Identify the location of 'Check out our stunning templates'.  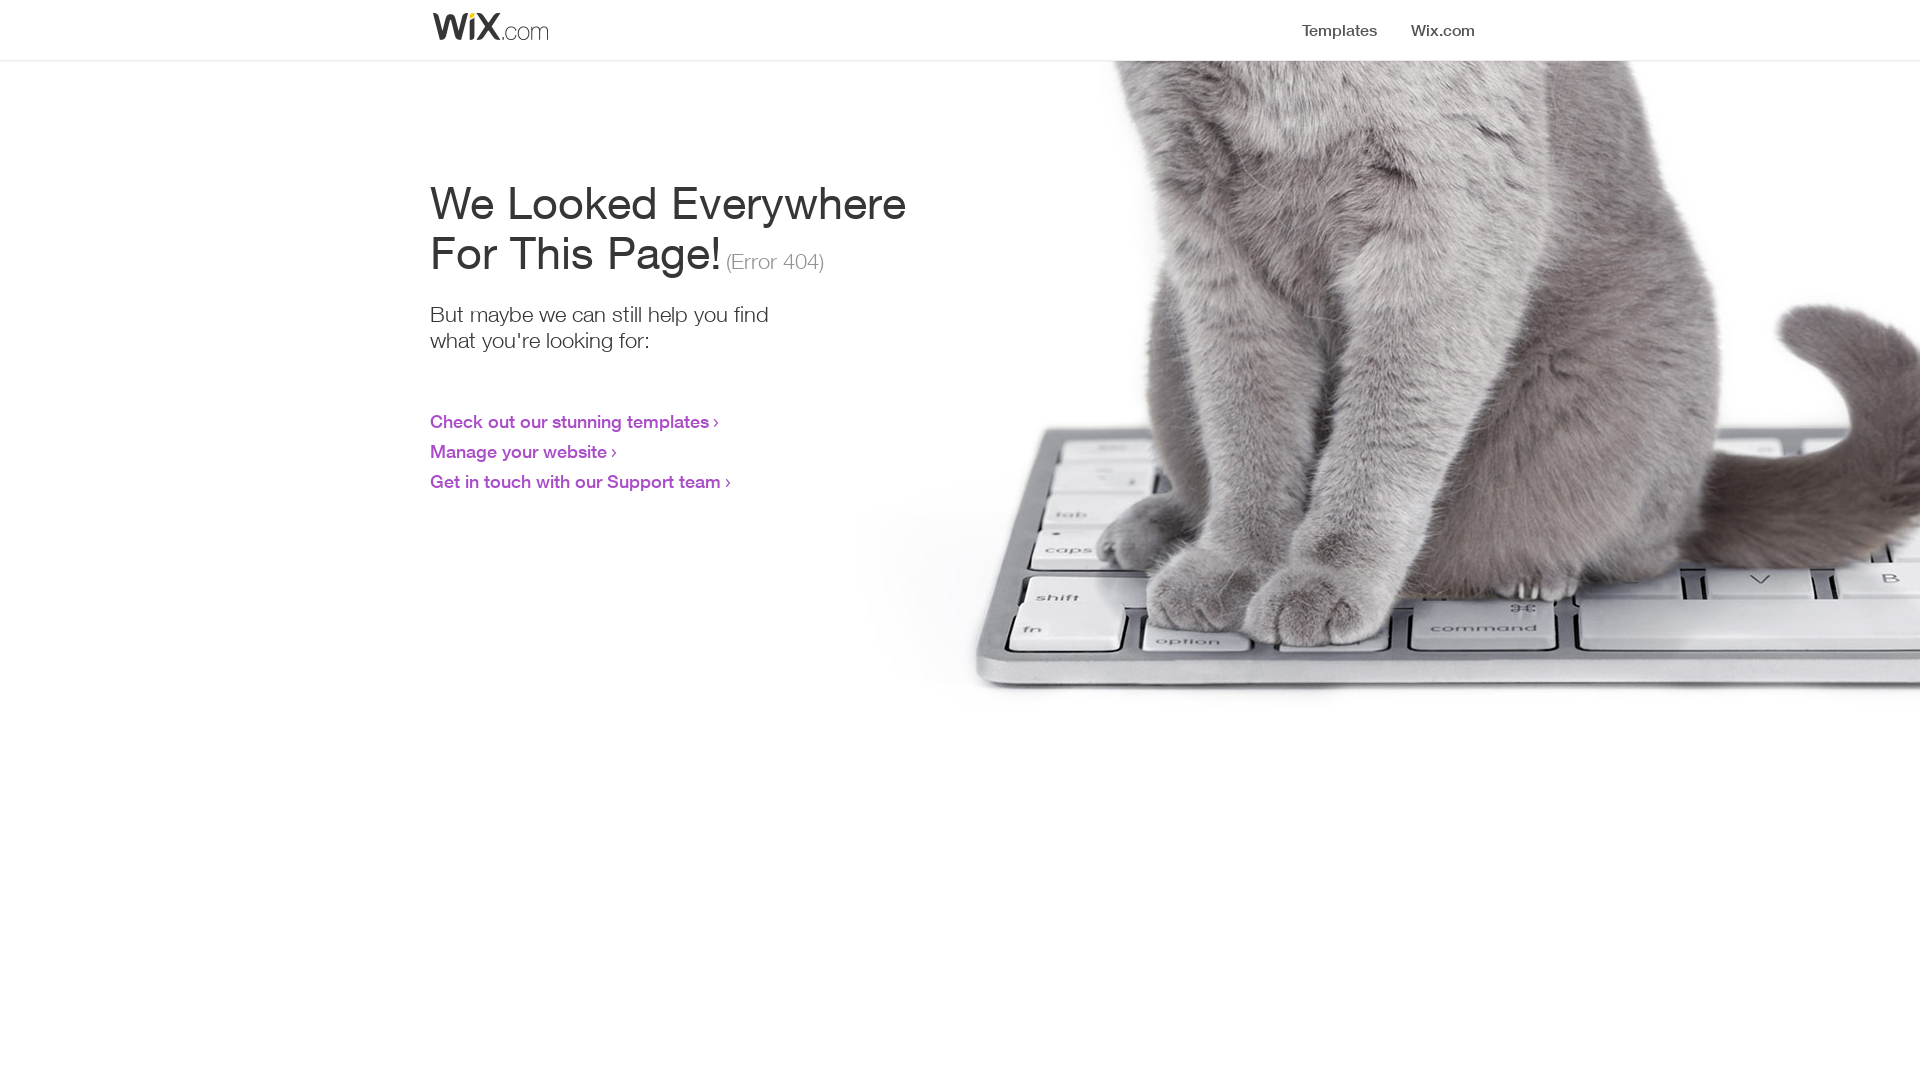
(568, 419).